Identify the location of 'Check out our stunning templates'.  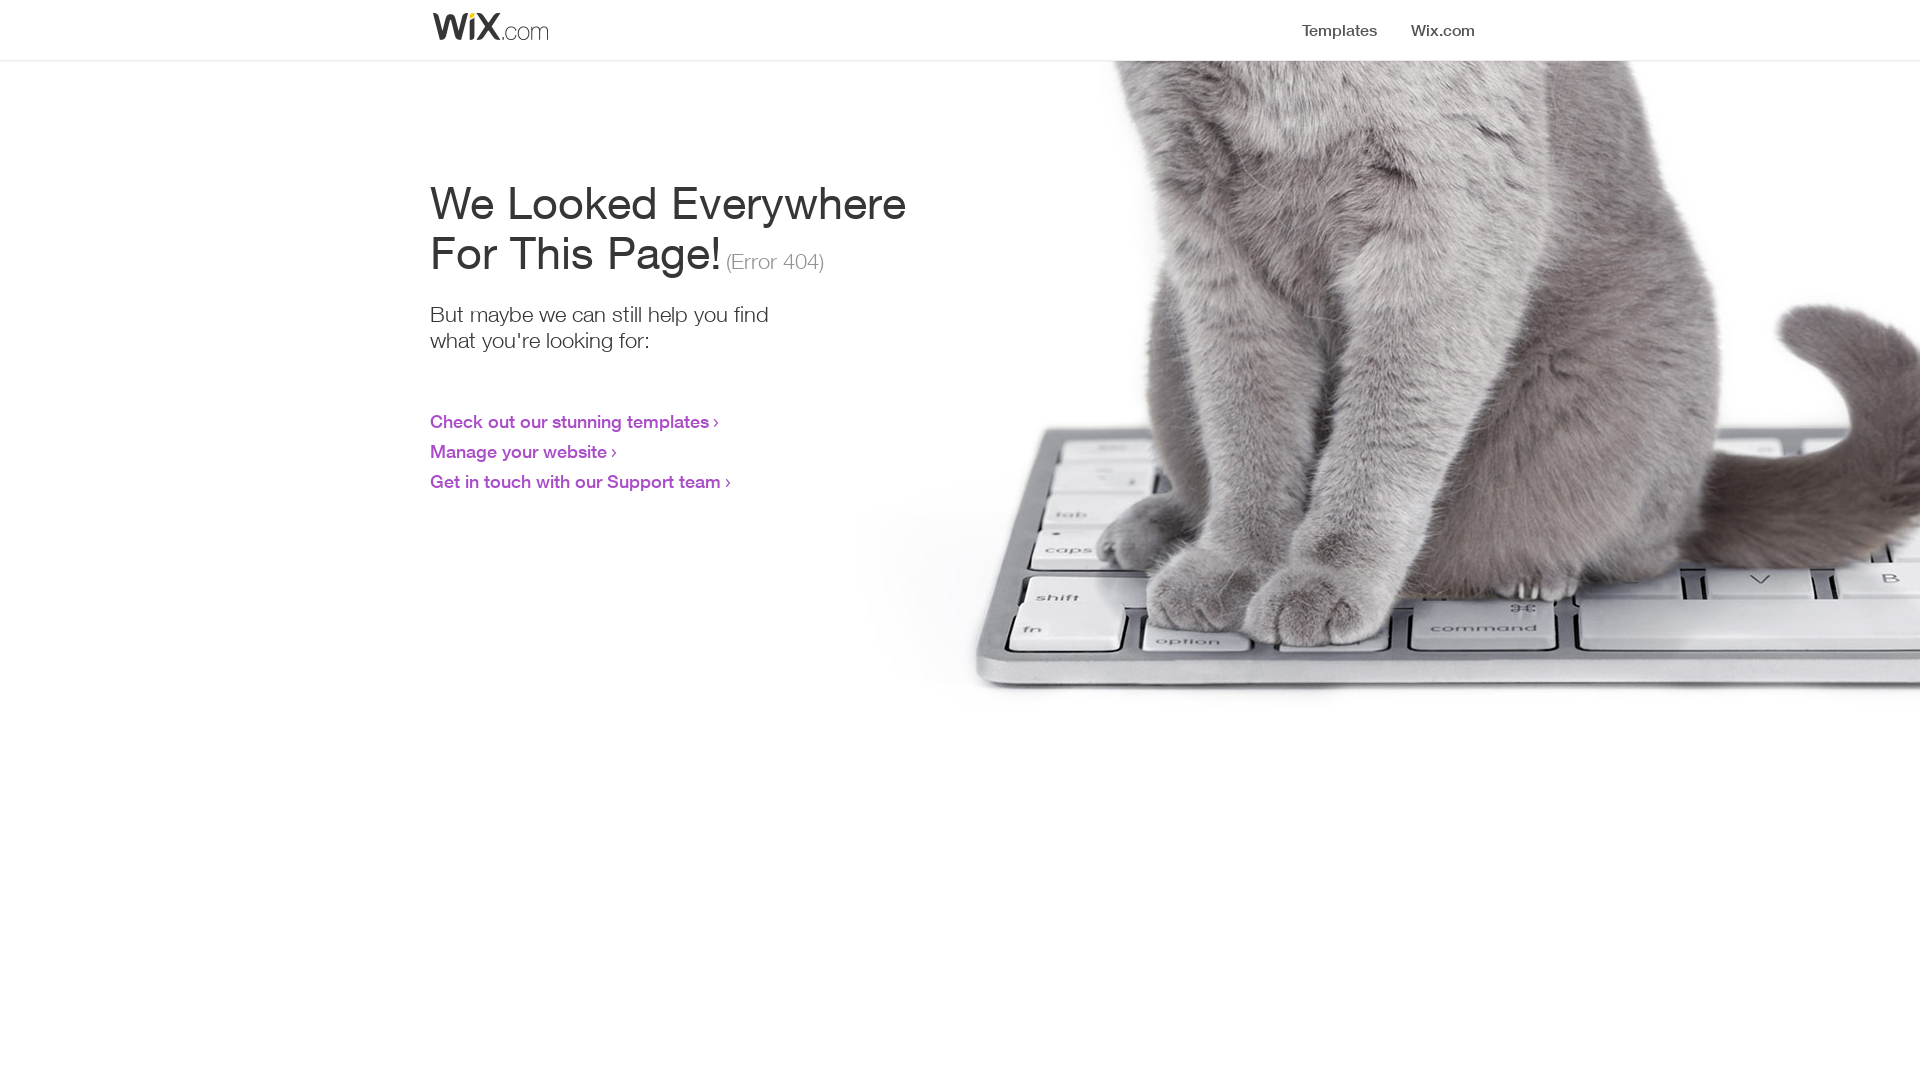
(568, 419).